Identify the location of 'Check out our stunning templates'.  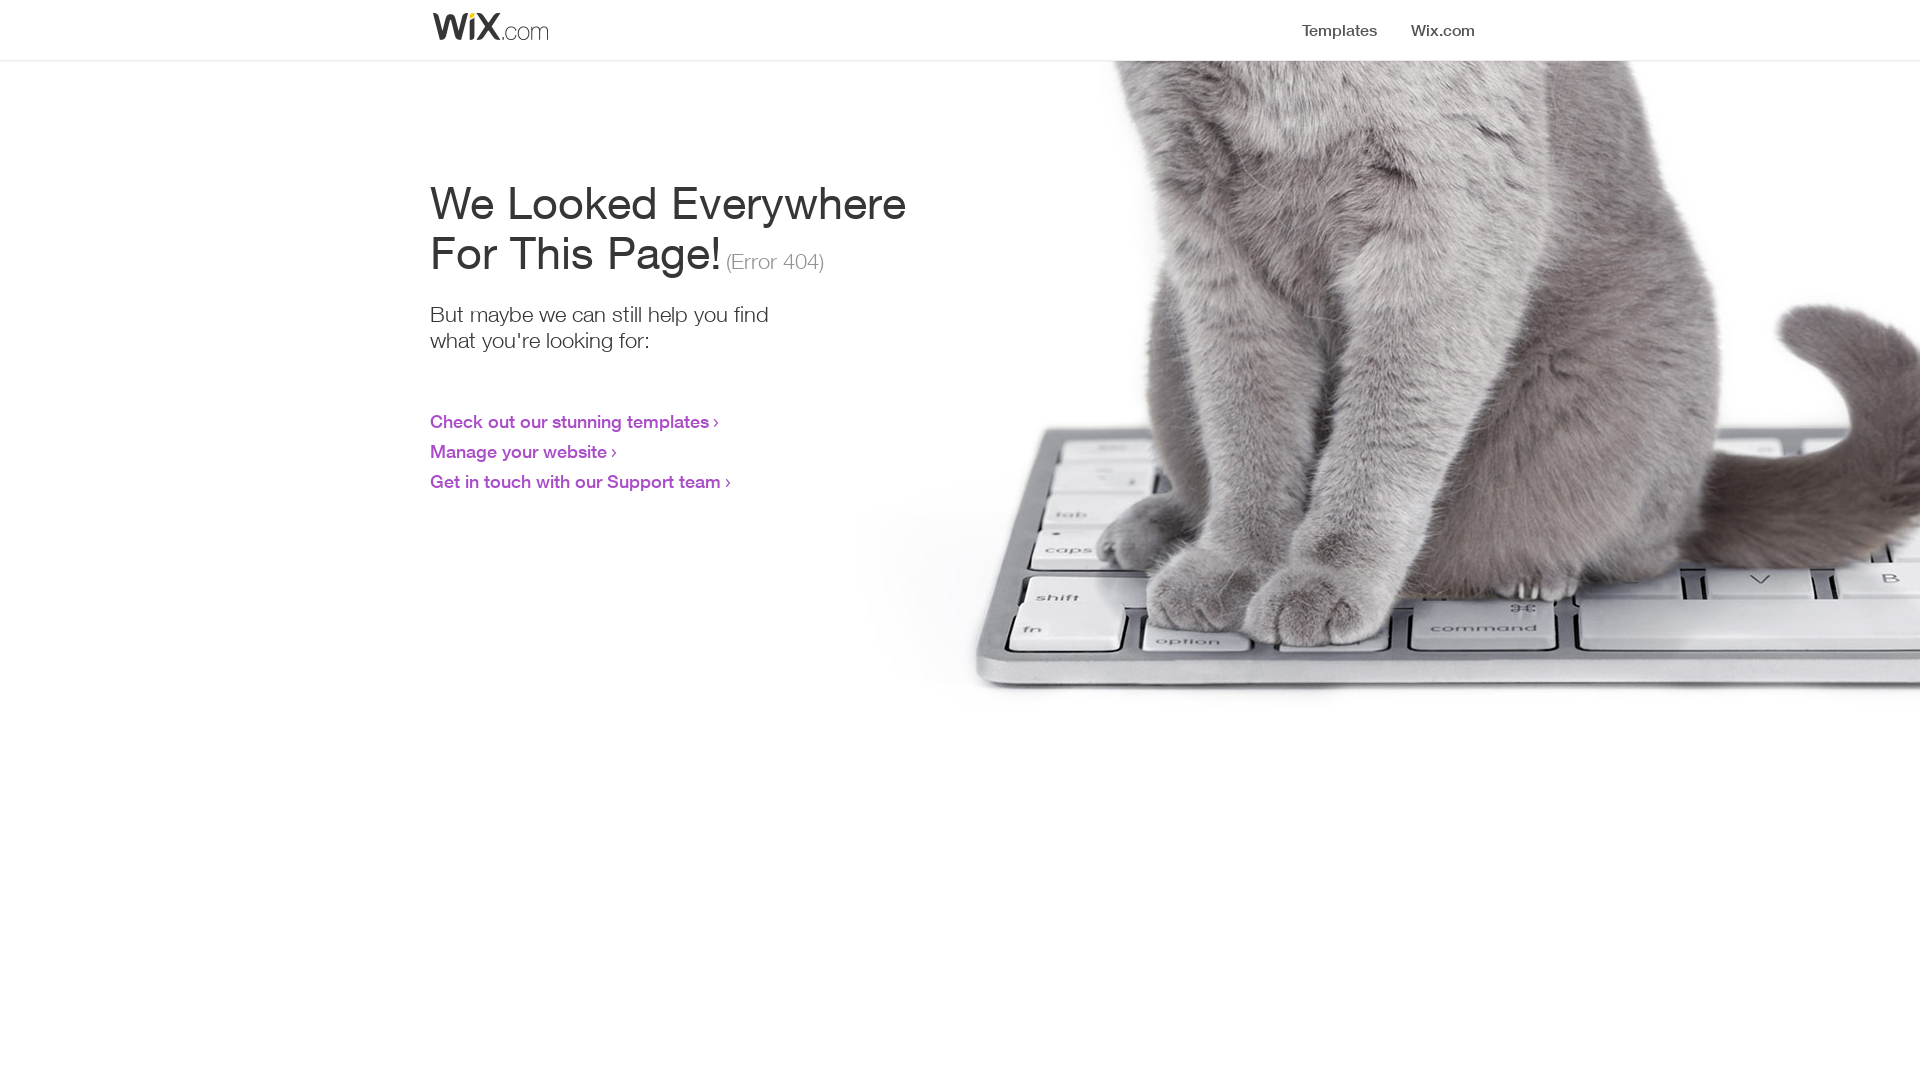
(568, 419).